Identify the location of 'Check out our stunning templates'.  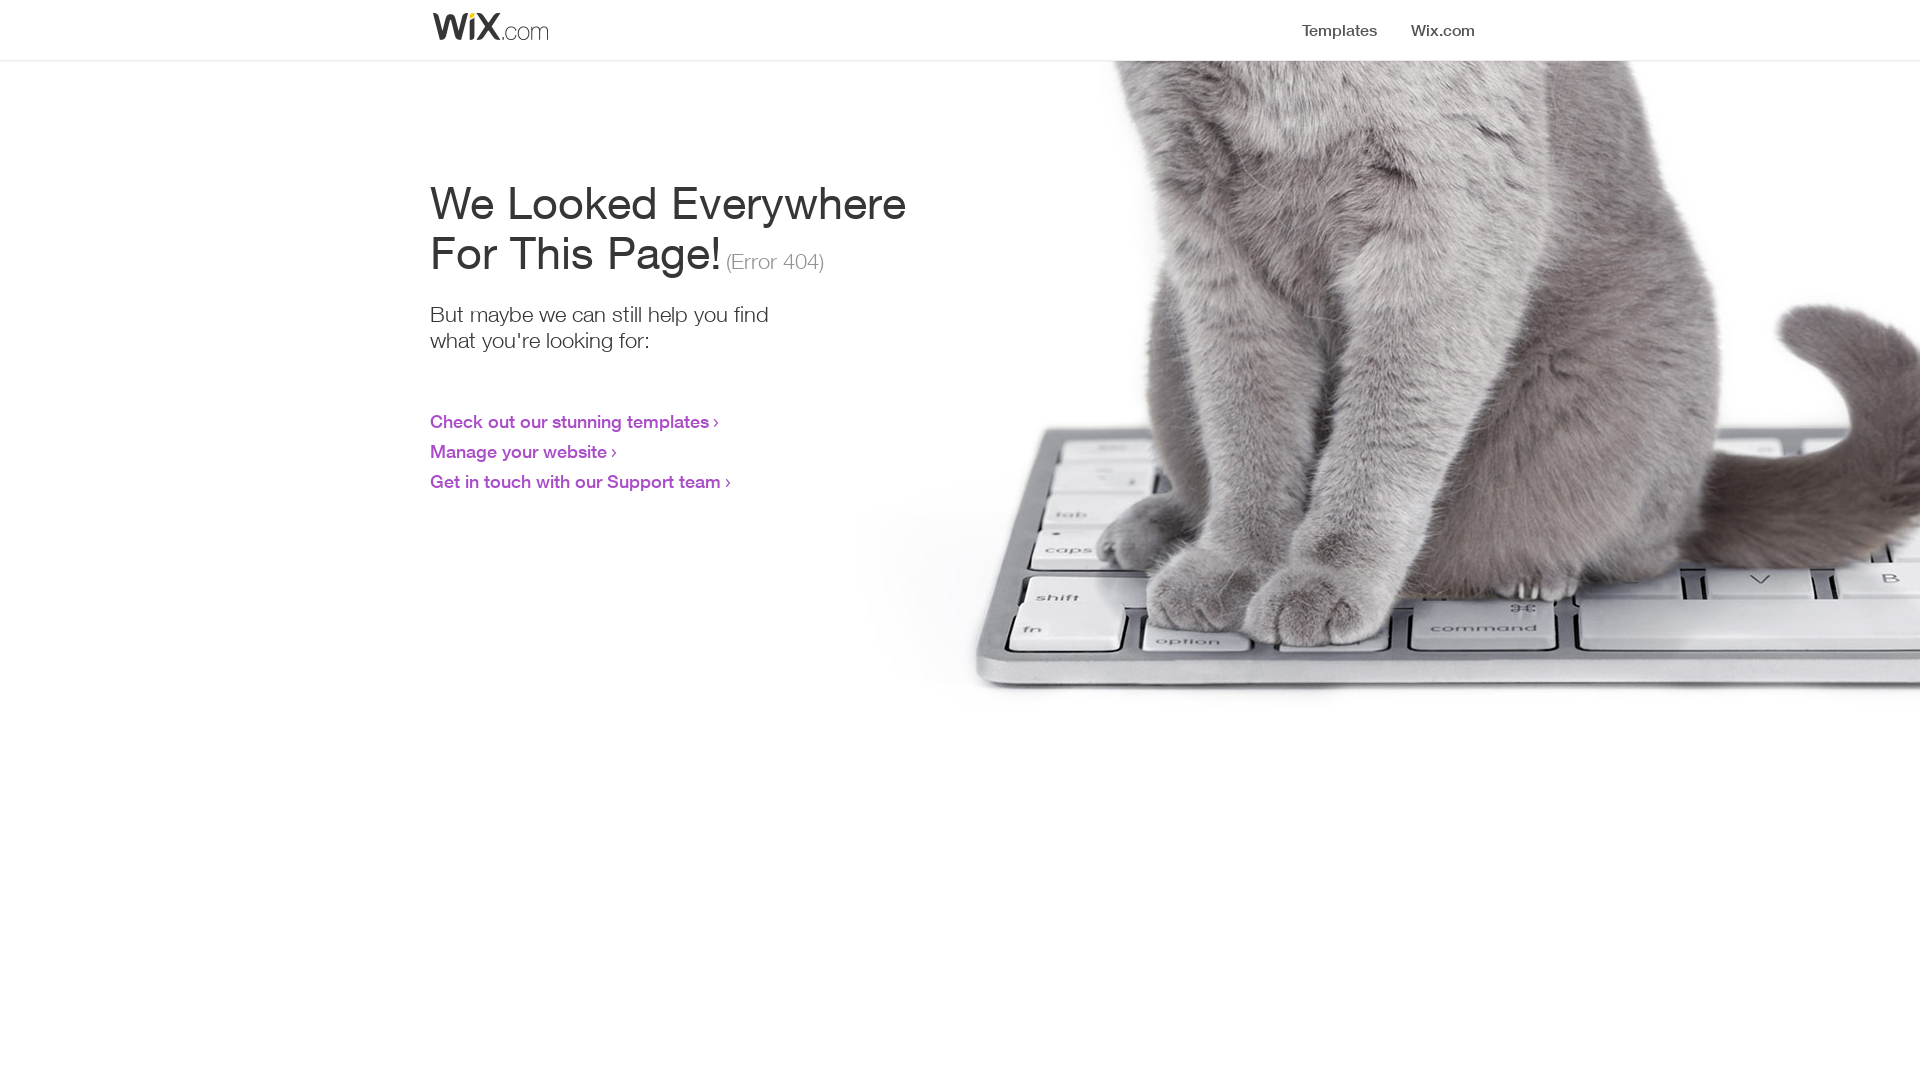
(568, 419).